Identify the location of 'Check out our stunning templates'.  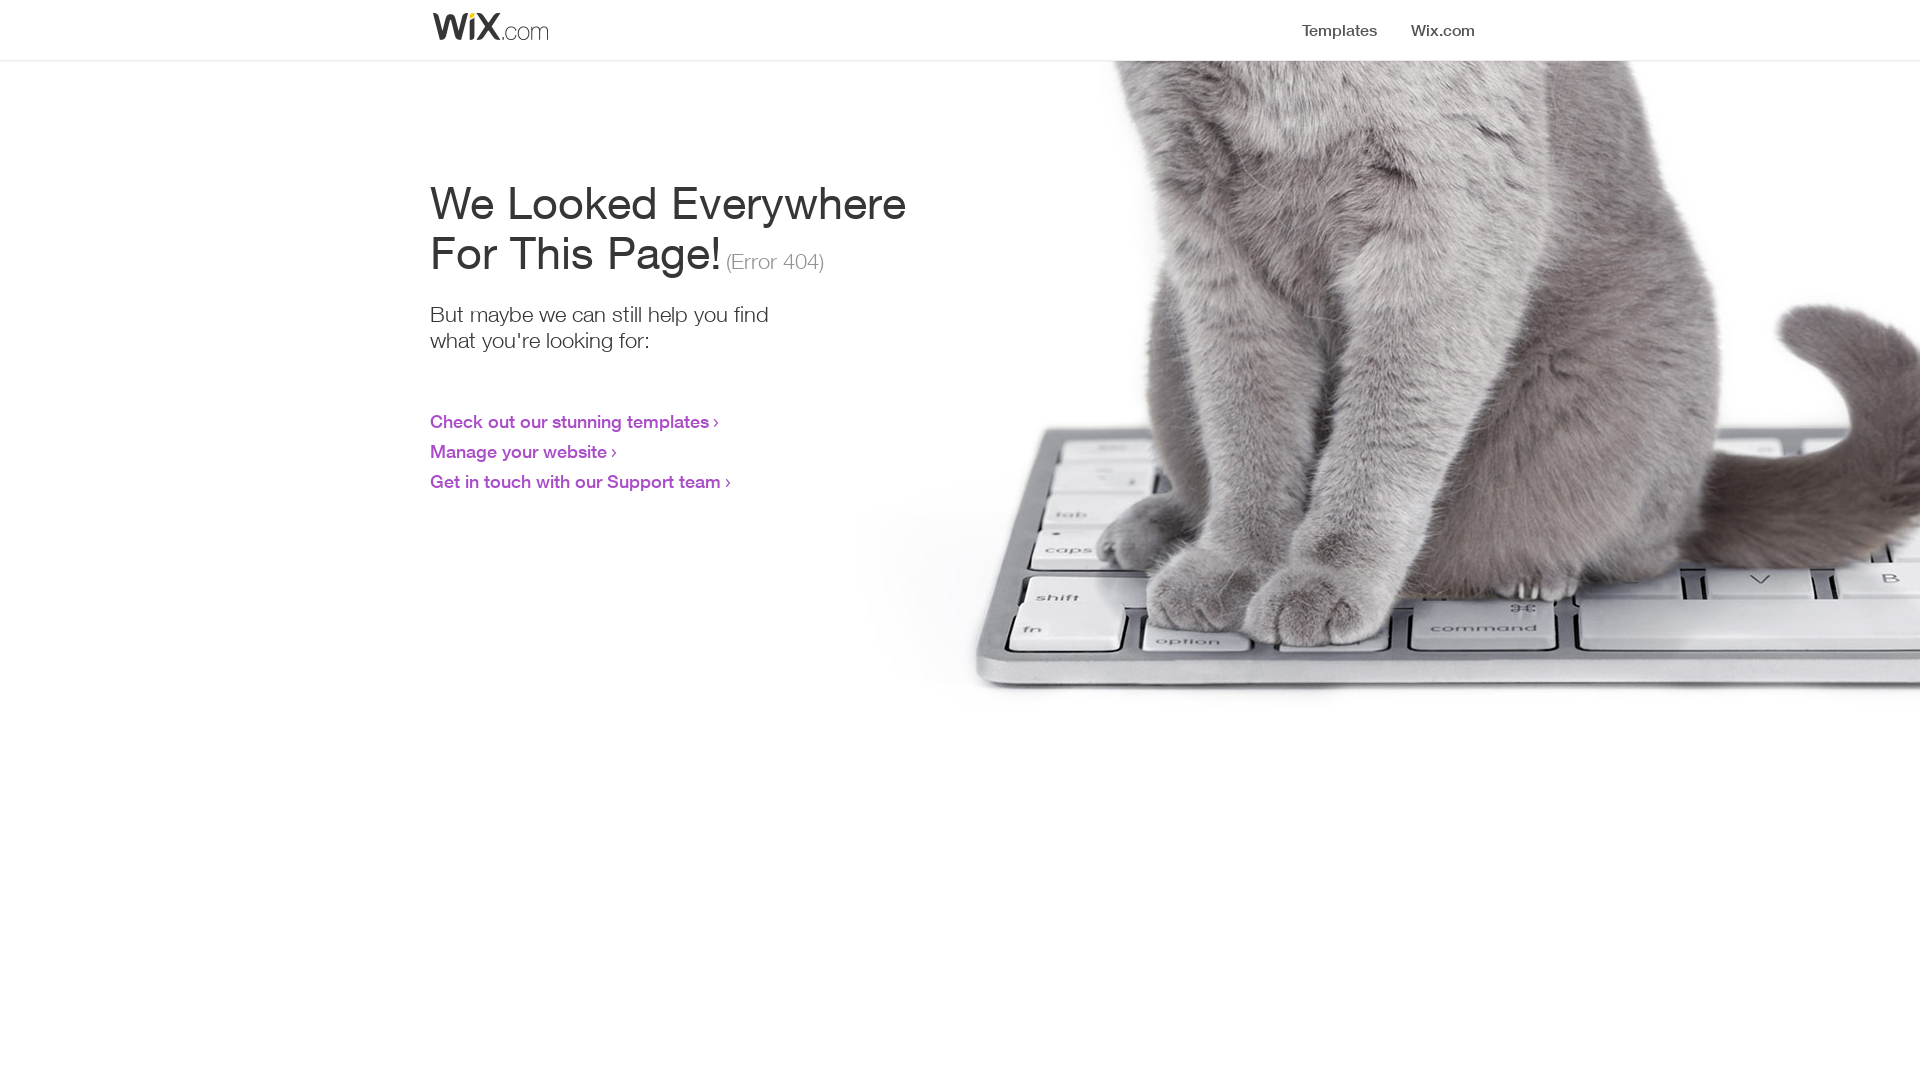
(568, 419).